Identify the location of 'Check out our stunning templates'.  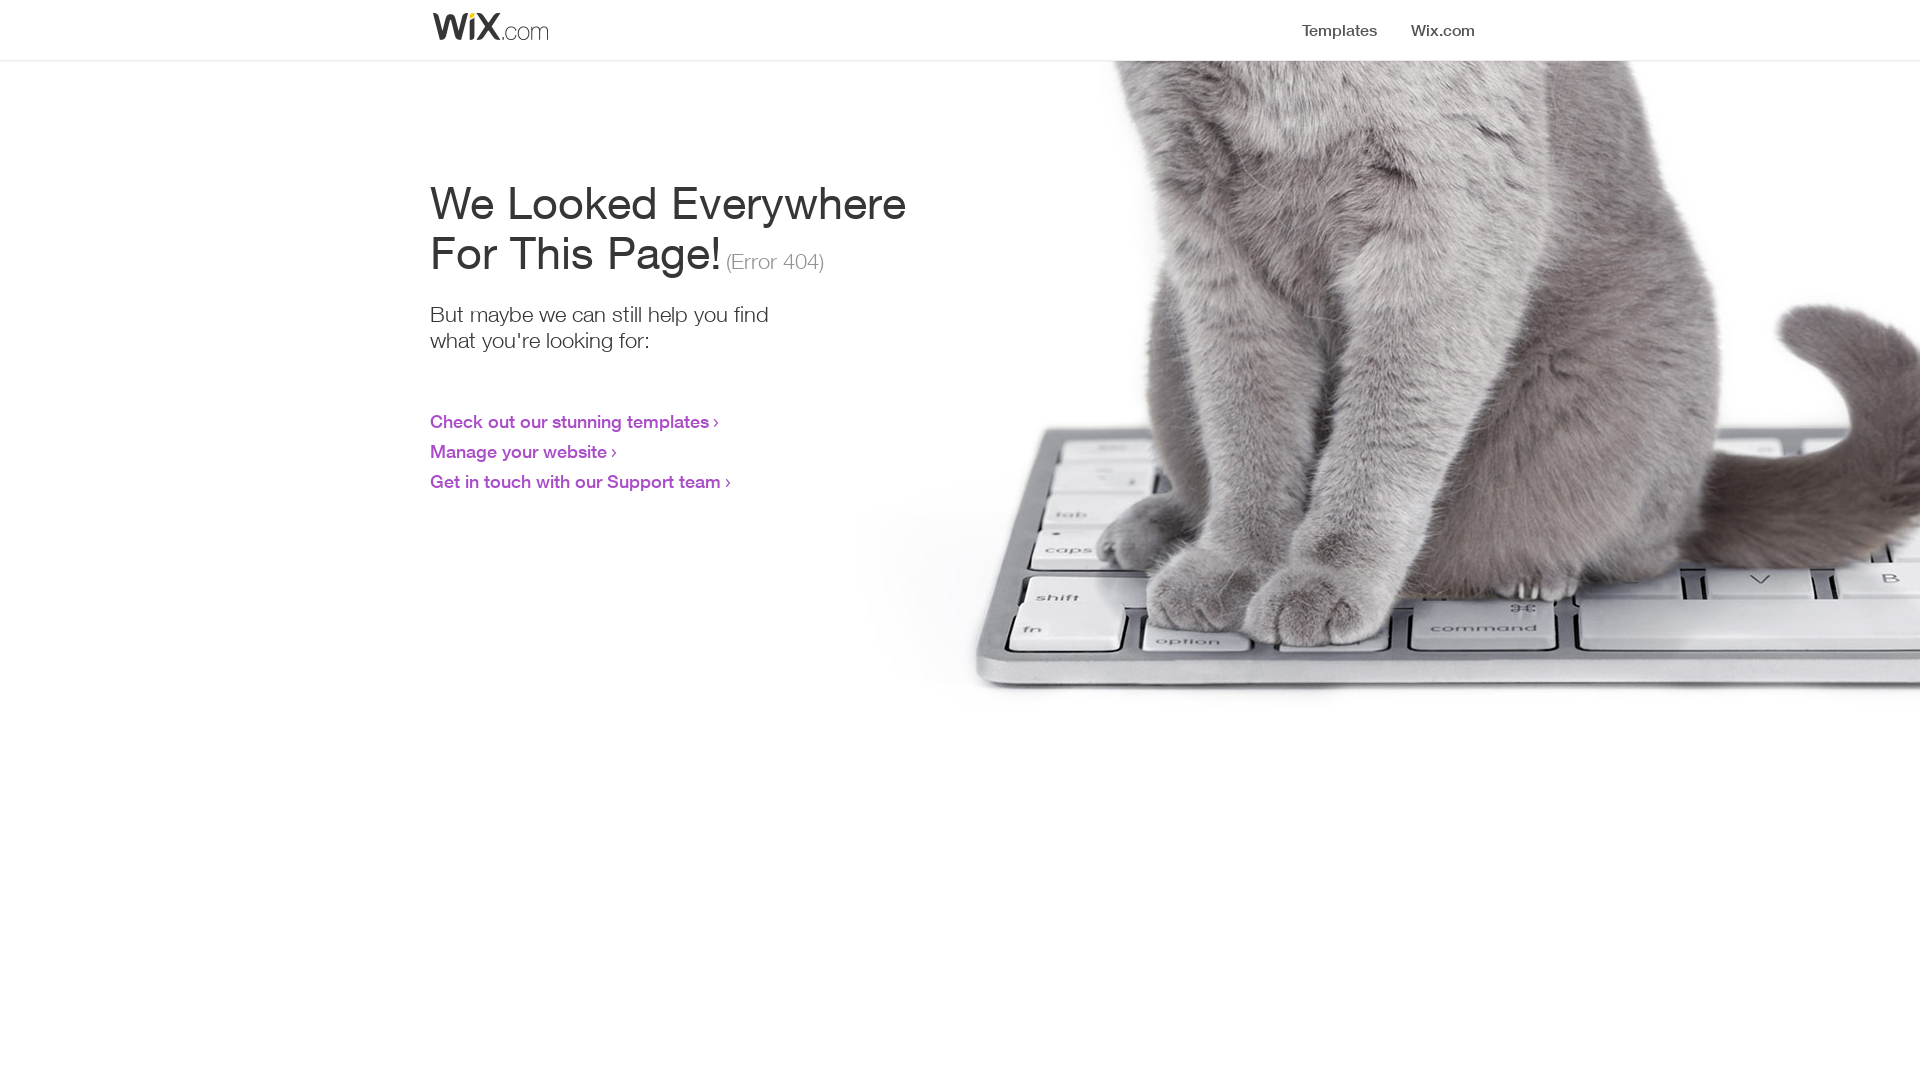
(568, 419).